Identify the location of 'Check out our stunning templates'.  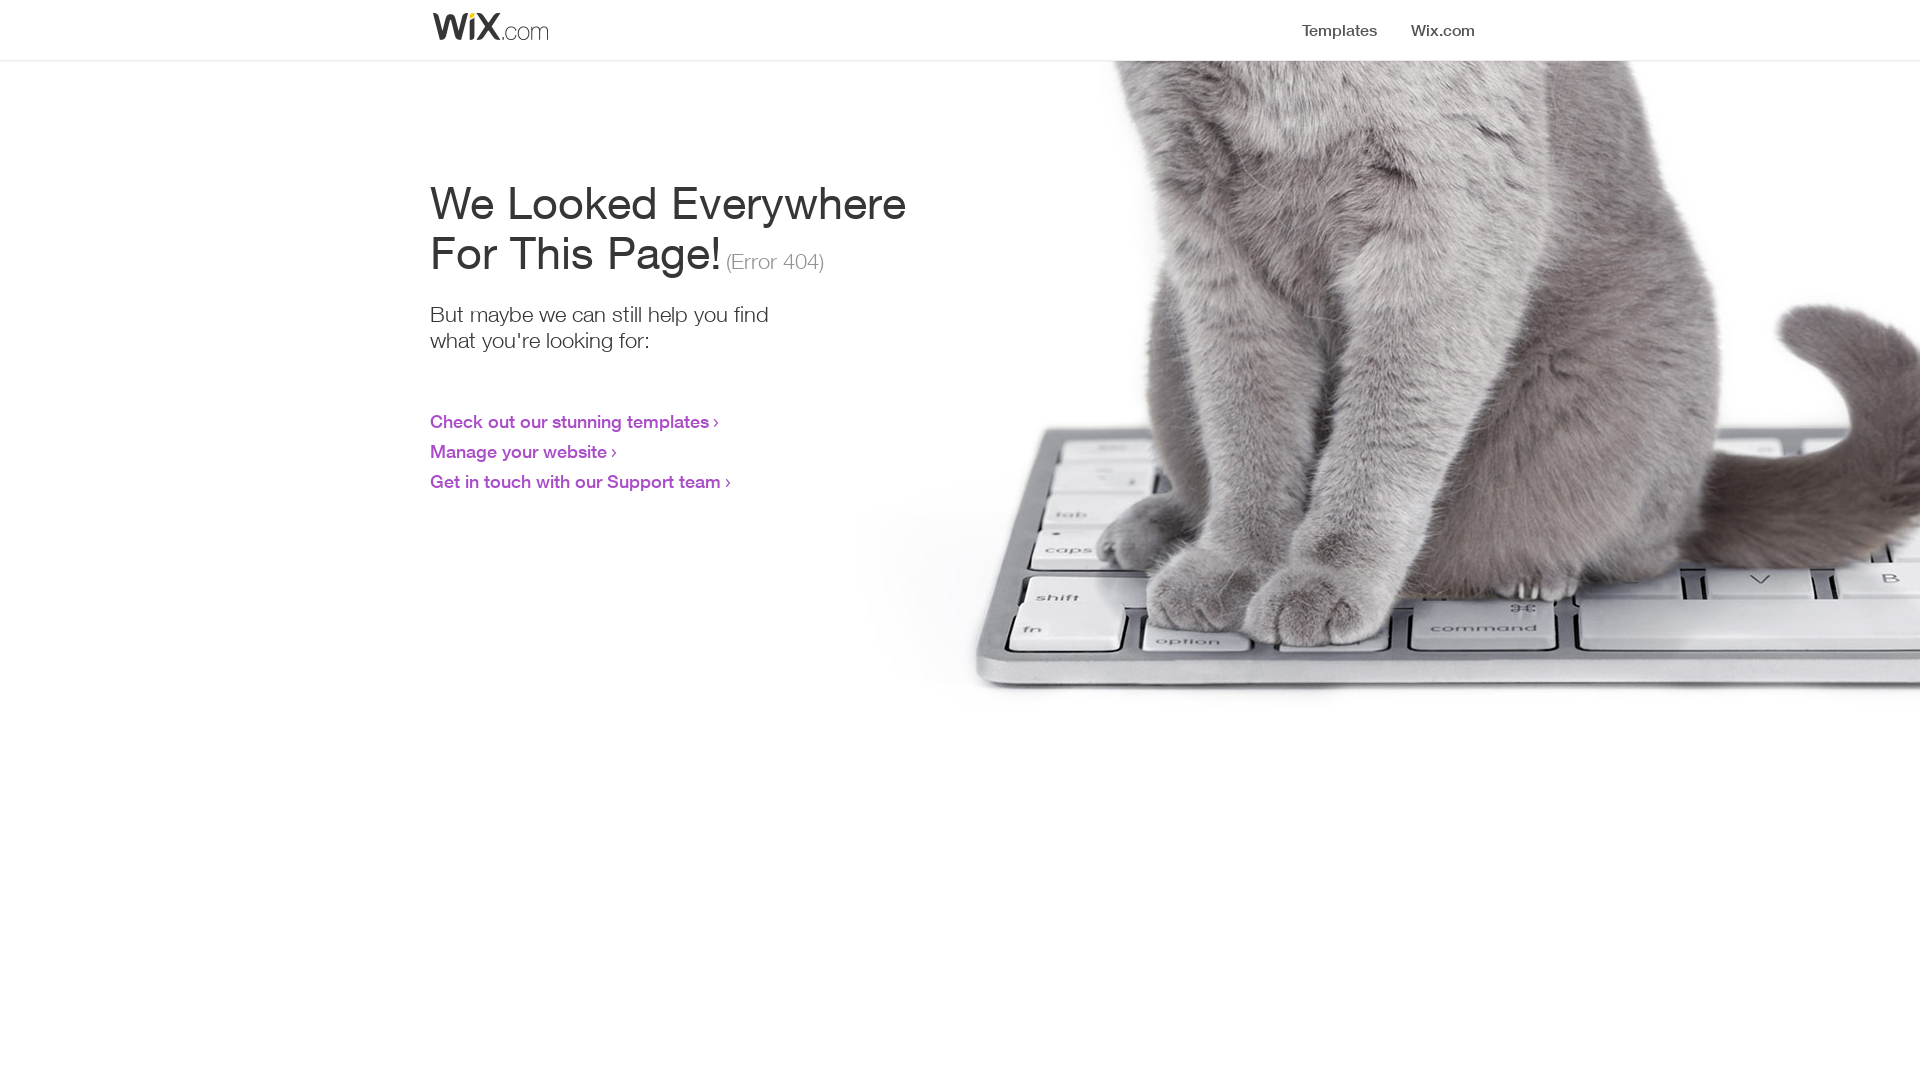
(568, 419).